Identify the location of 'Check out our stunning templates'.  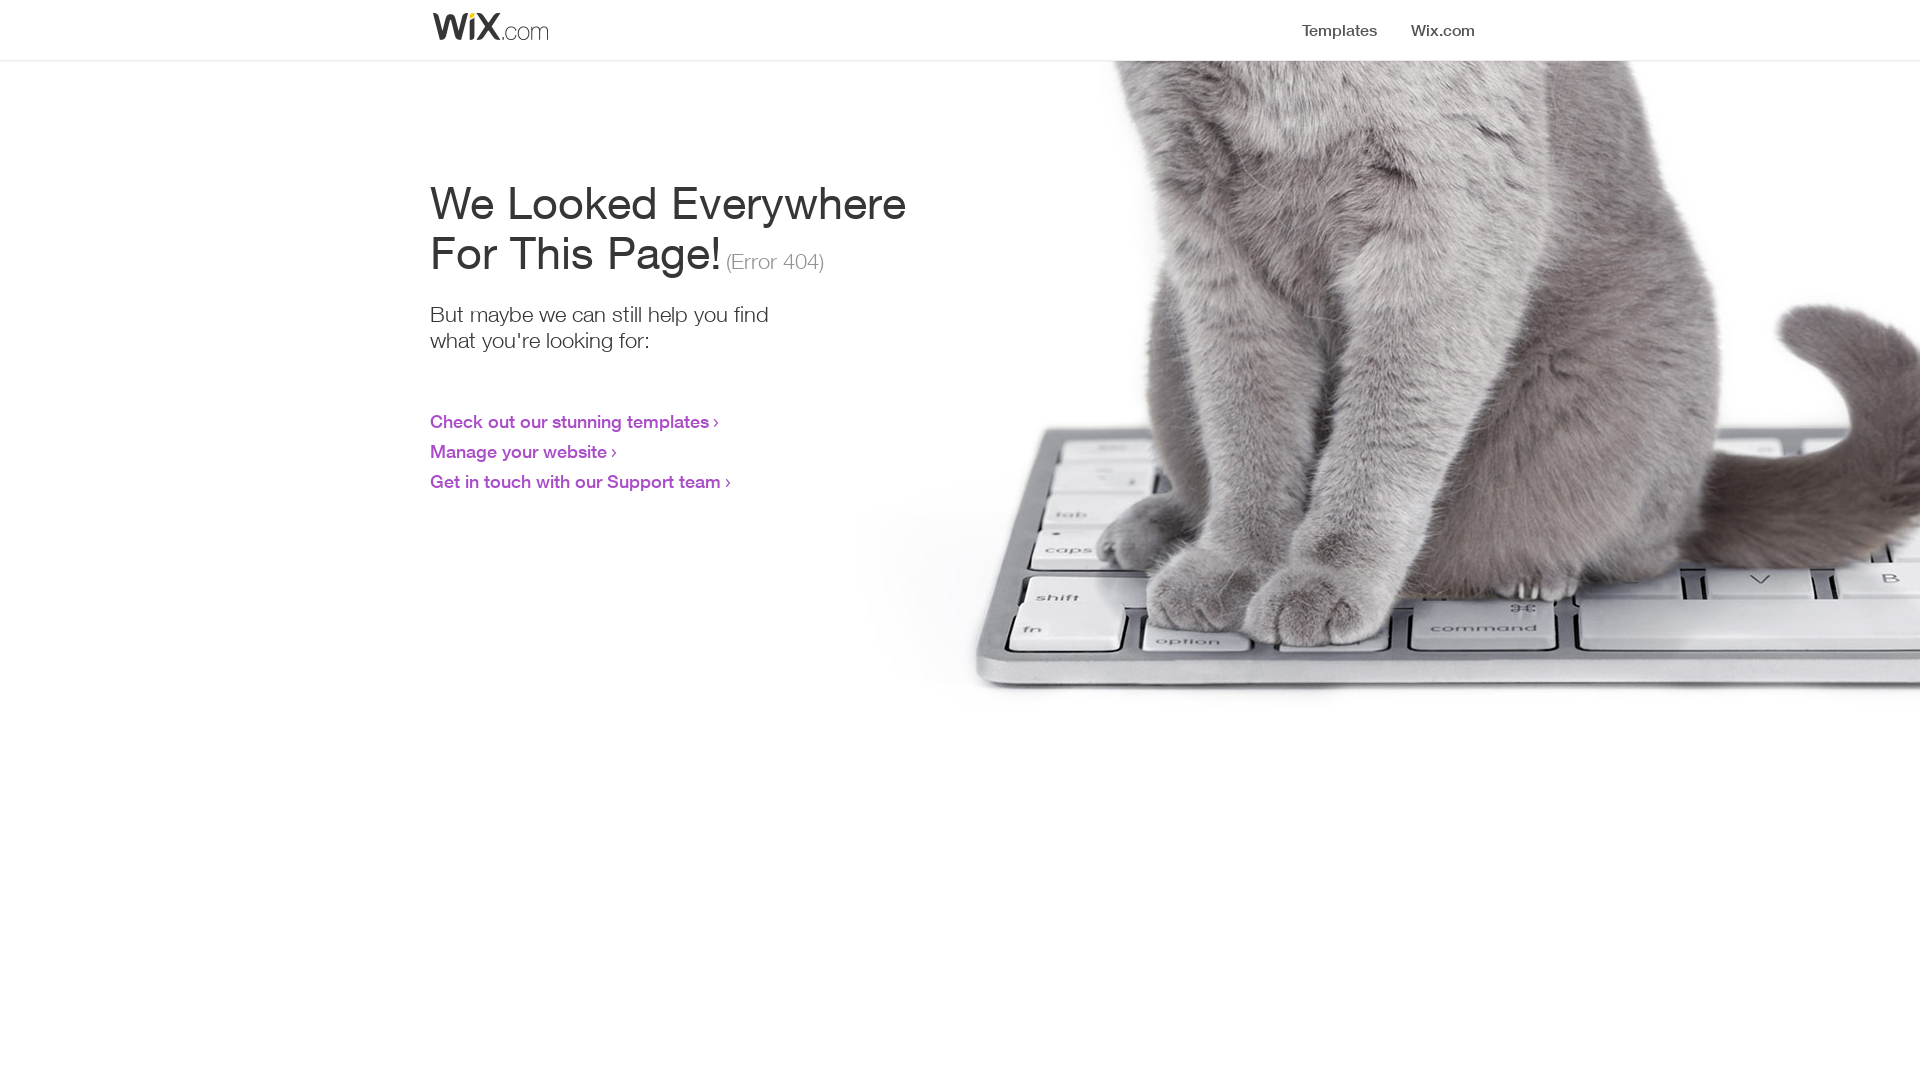
(568, 419).